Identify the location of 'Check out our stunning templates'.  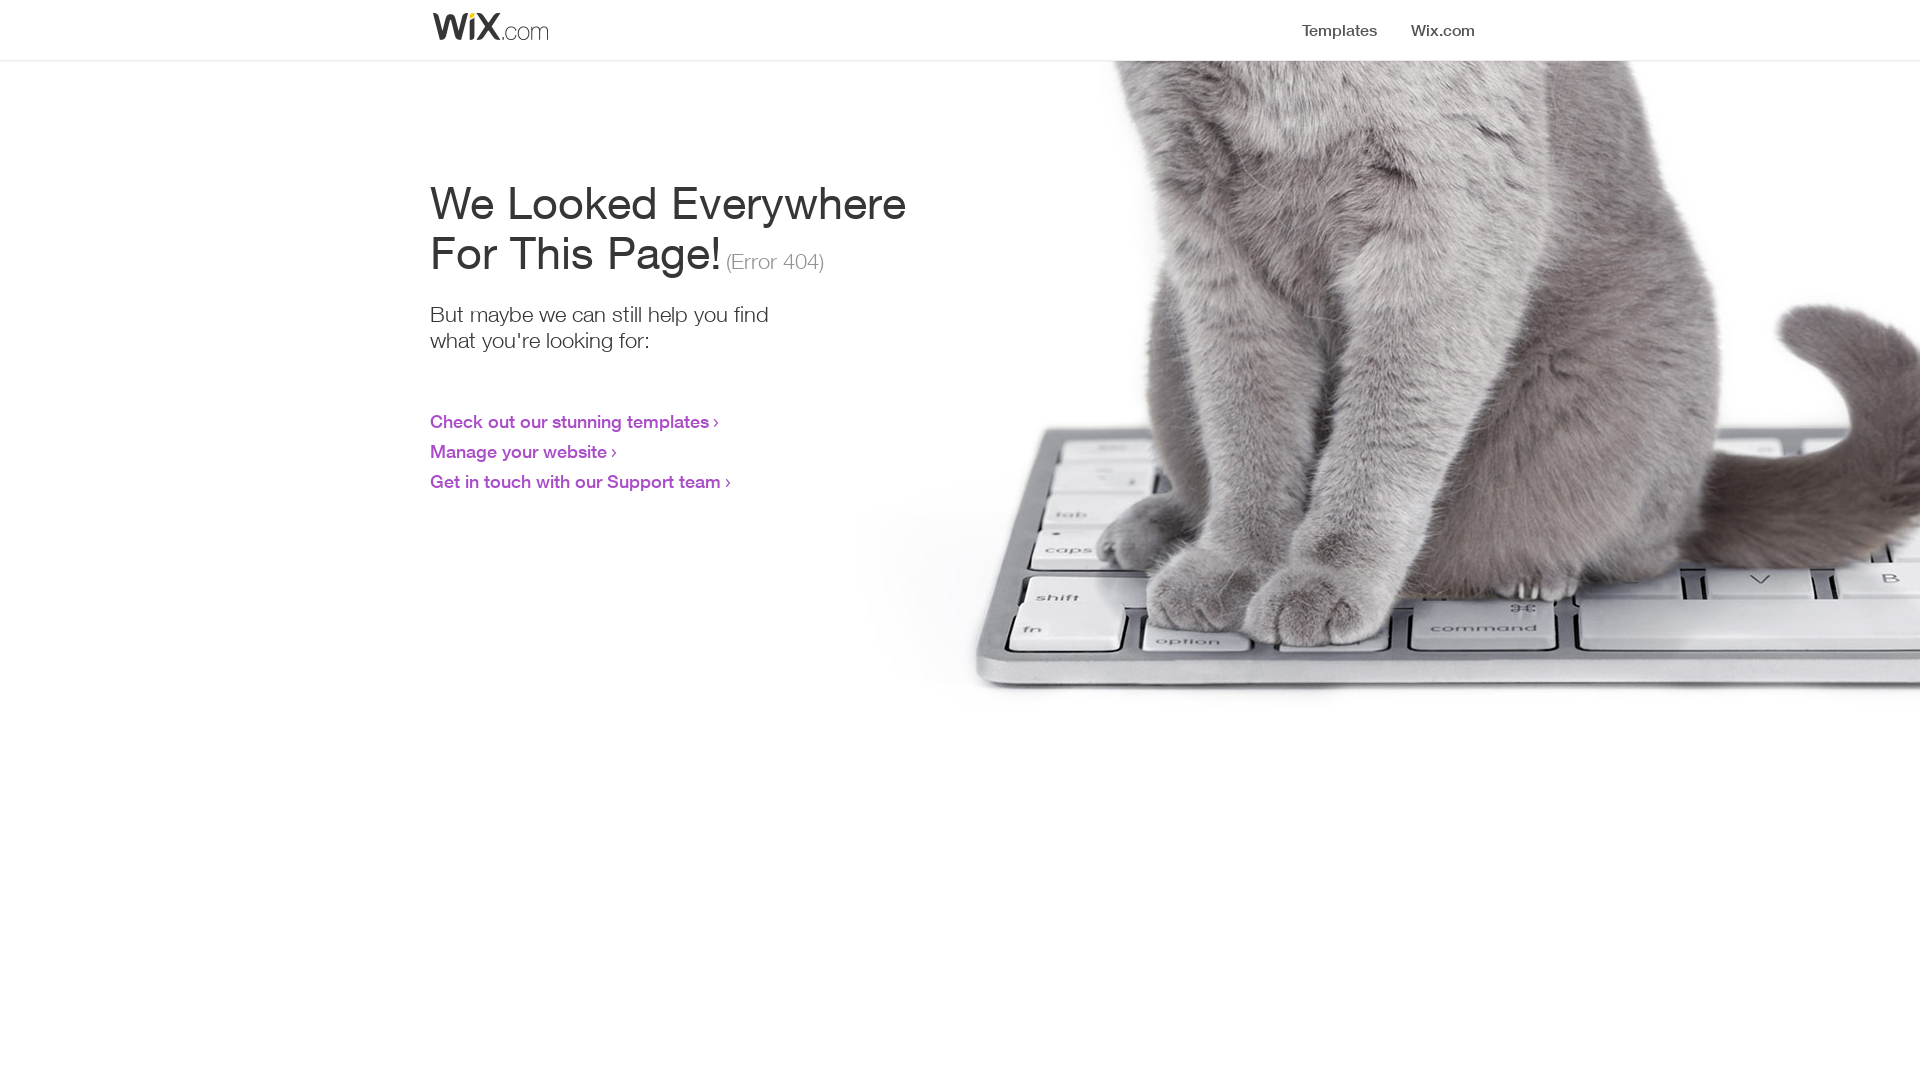
(568, 419).